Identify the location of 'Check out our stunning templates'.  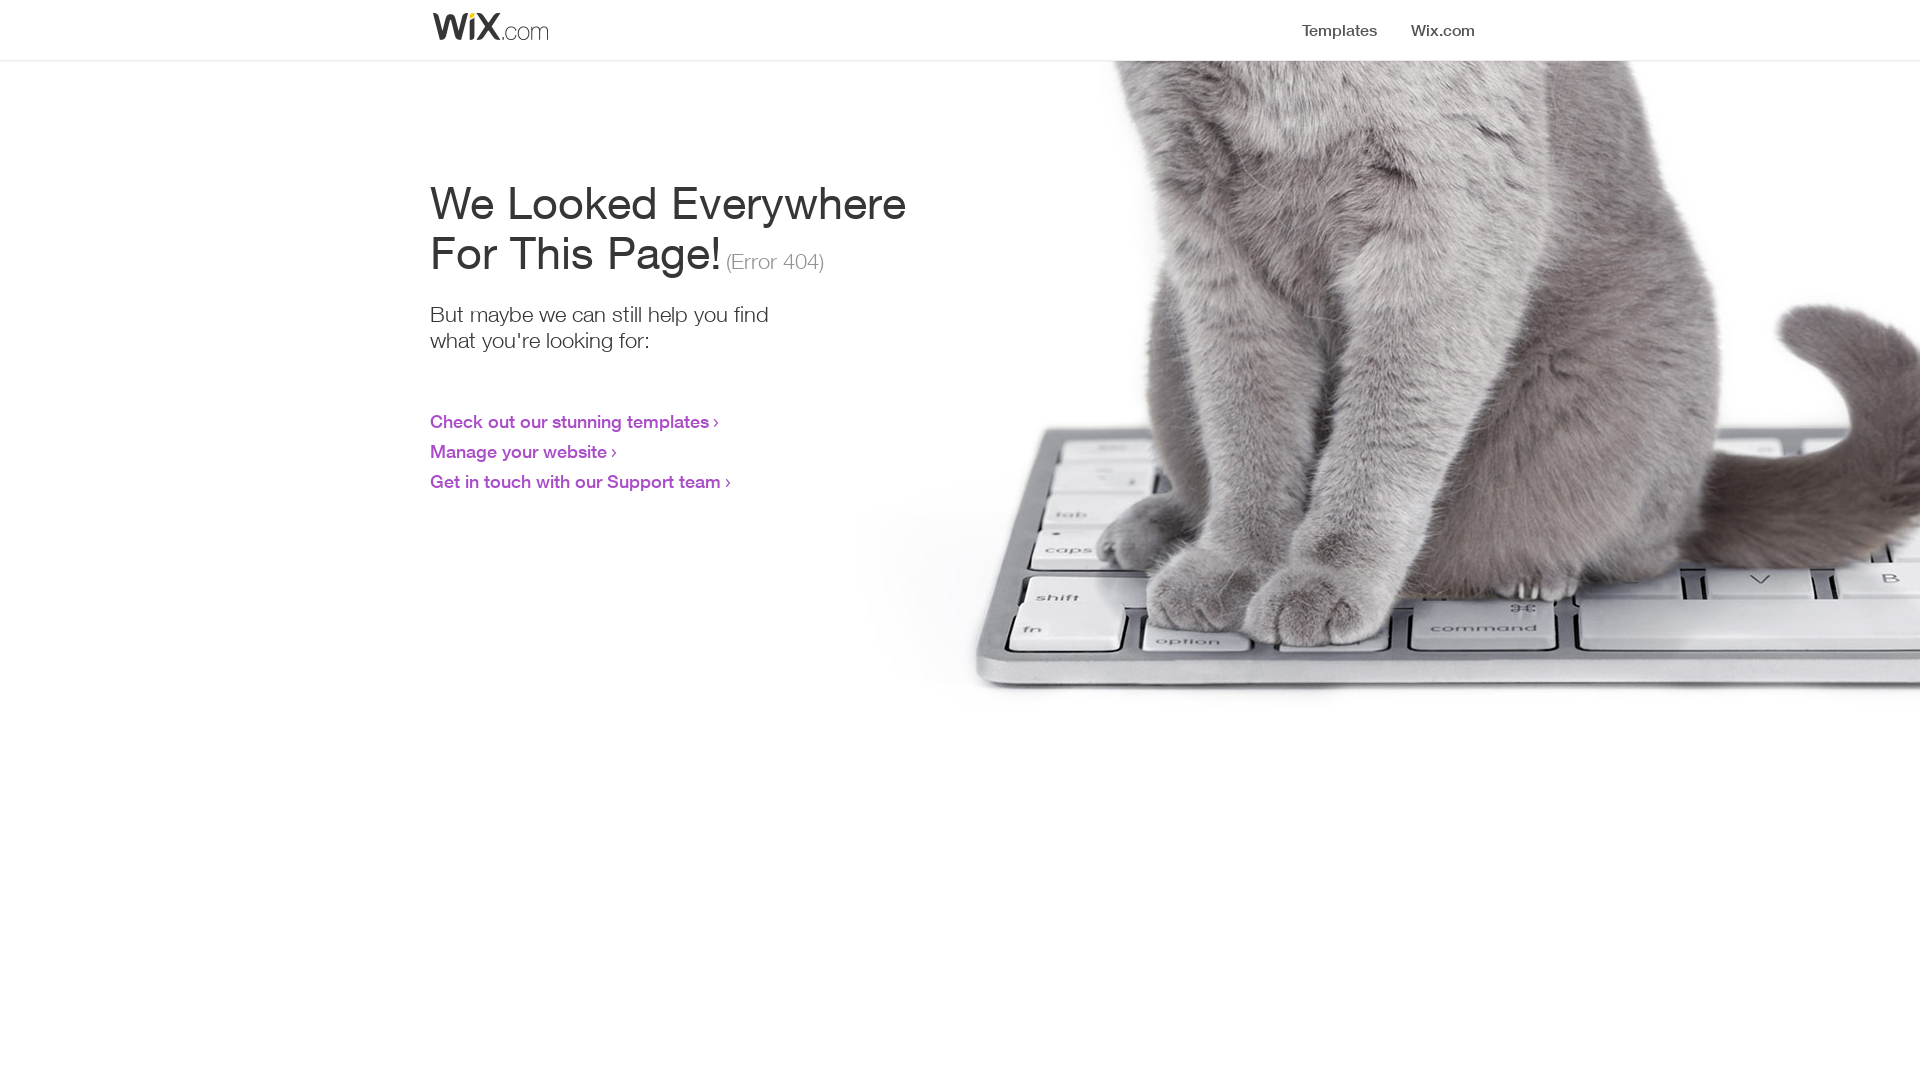
(568, 419).